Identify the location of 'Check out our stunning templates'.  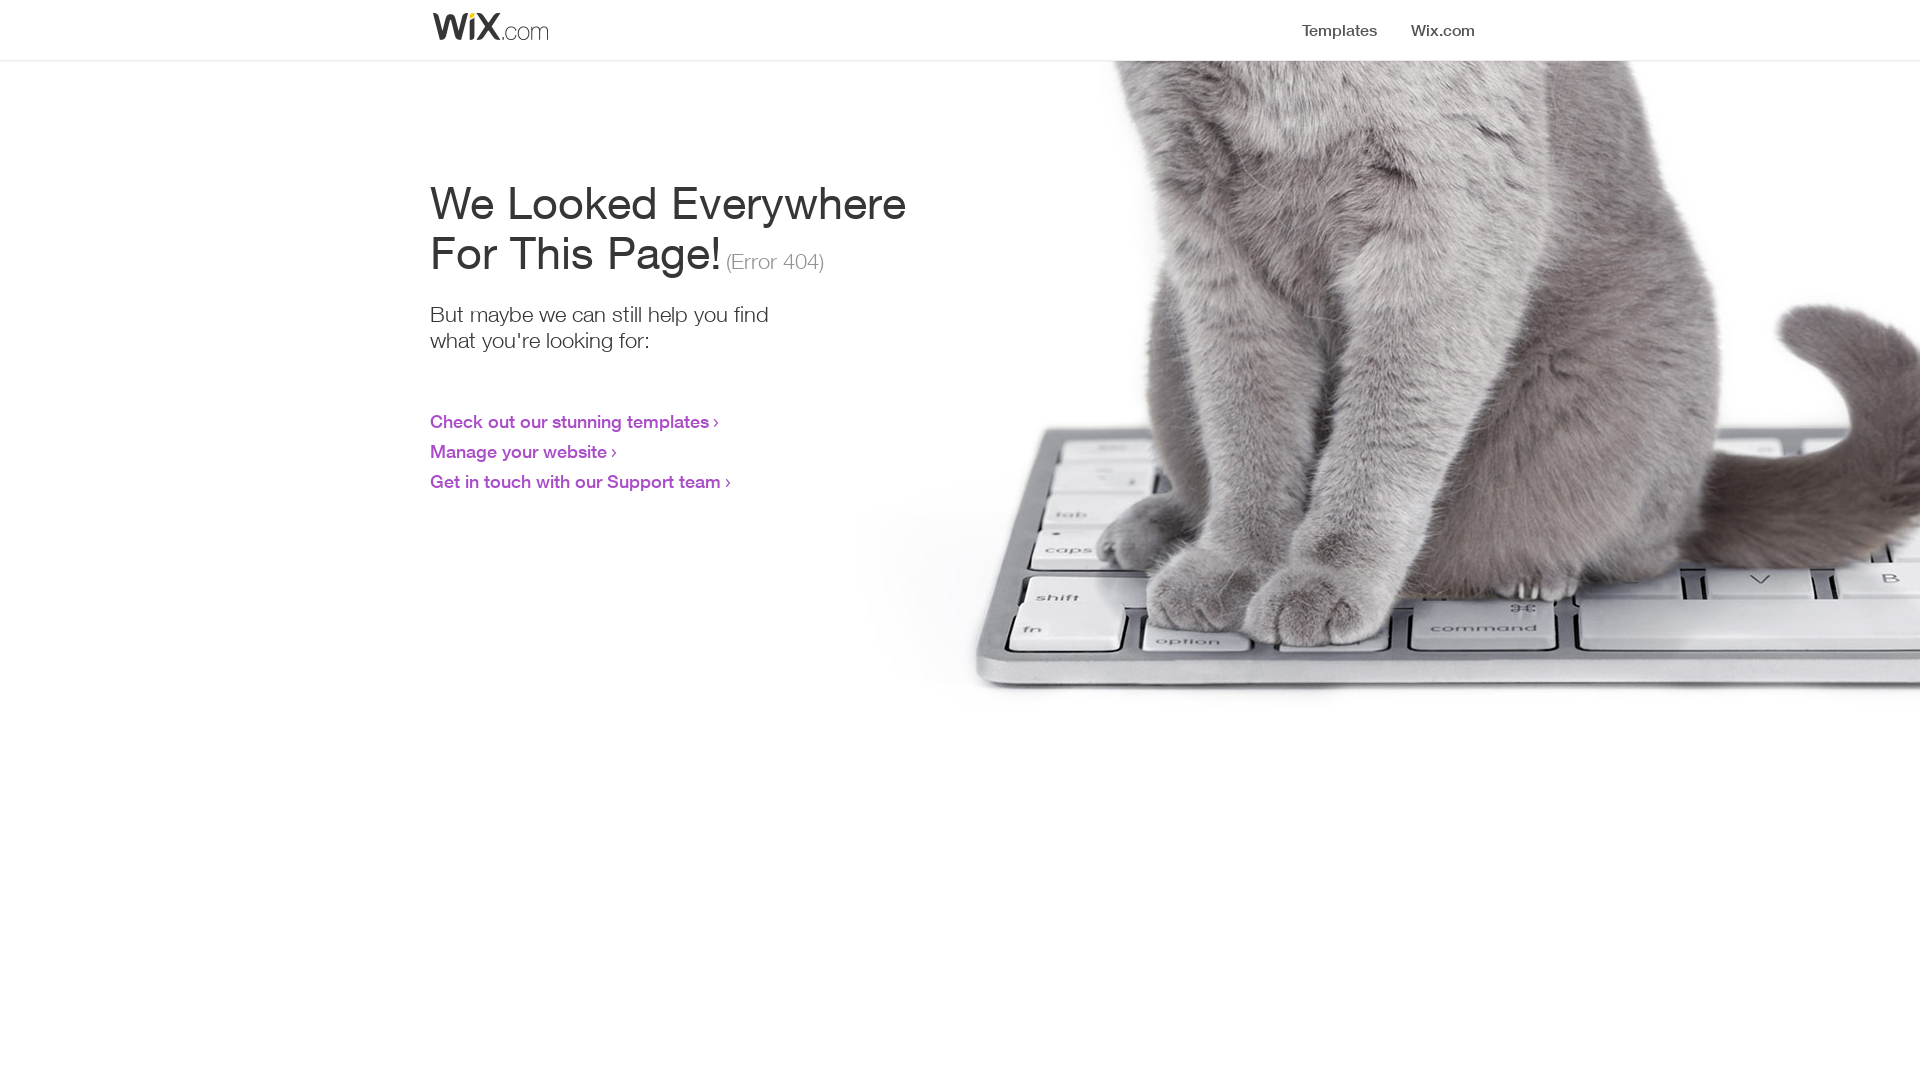
(568, 419).